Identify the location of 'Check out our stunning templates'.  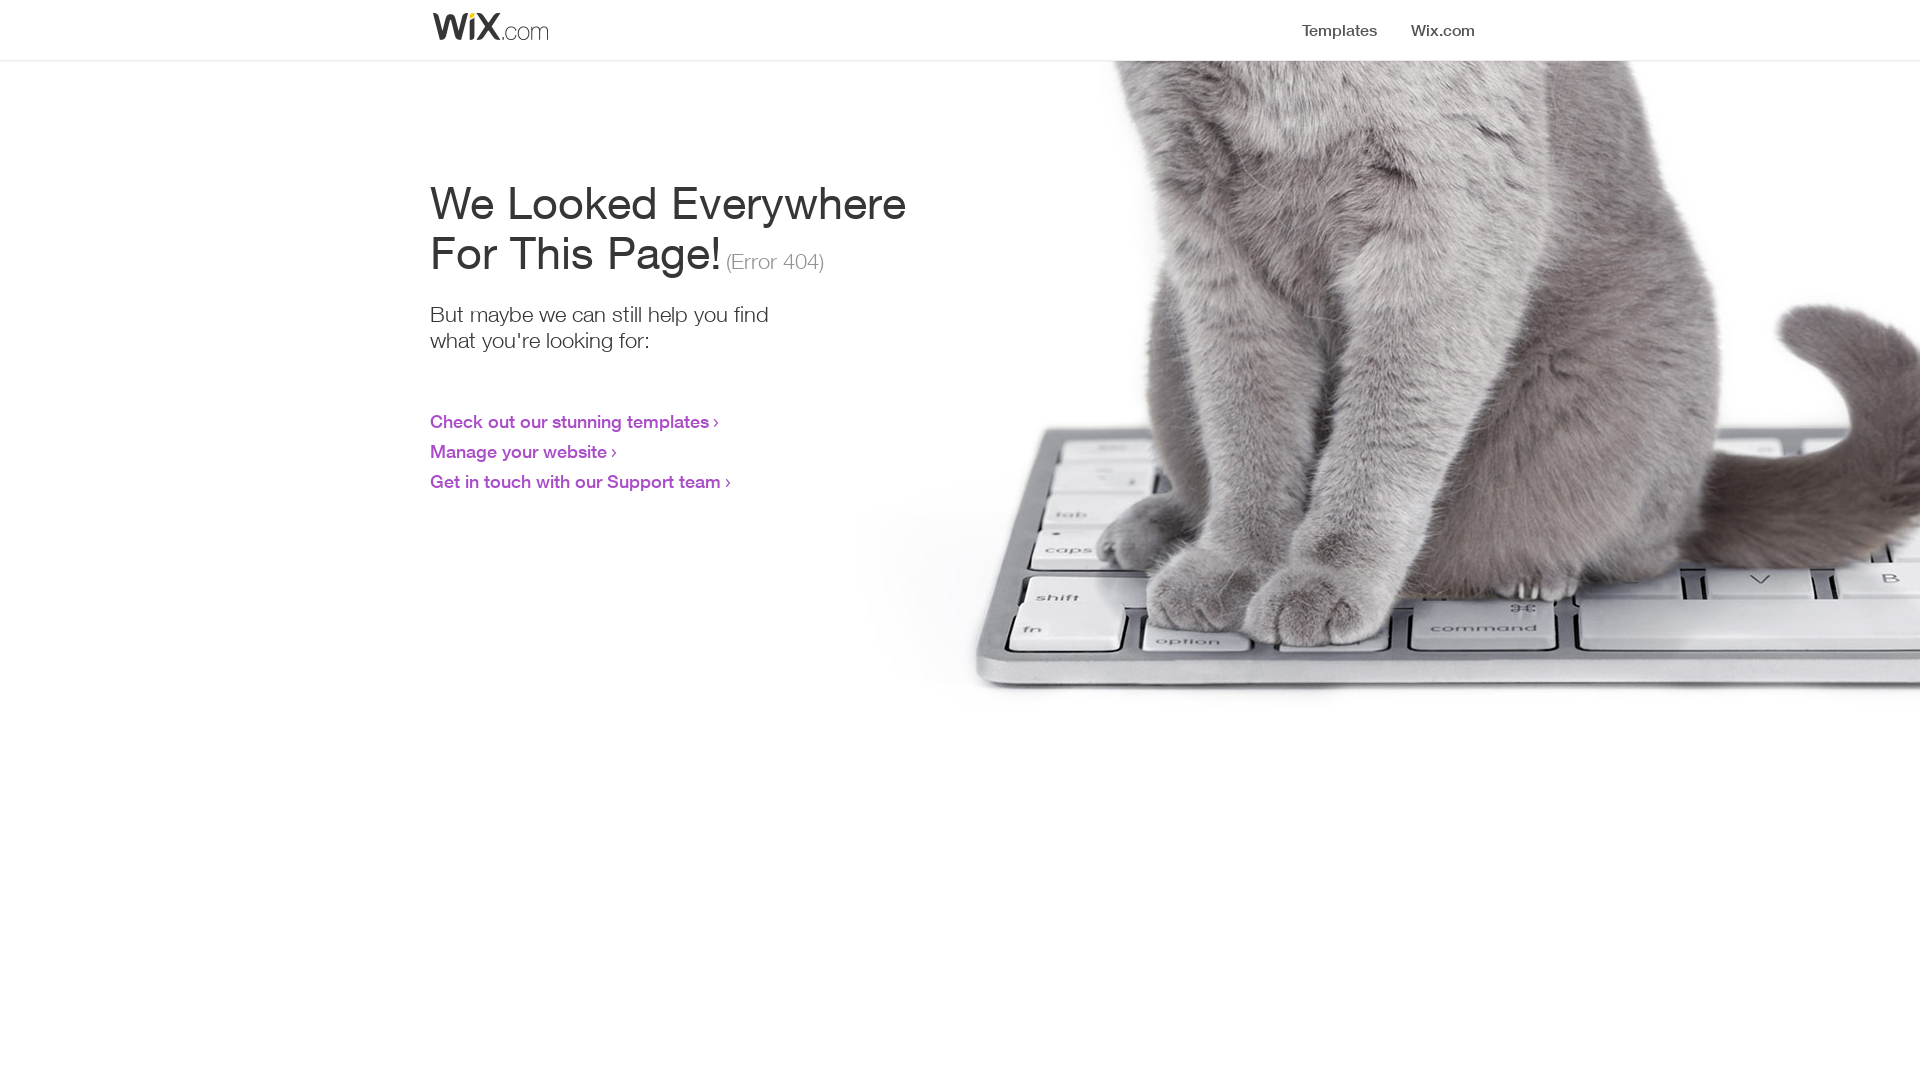
(568, 419).